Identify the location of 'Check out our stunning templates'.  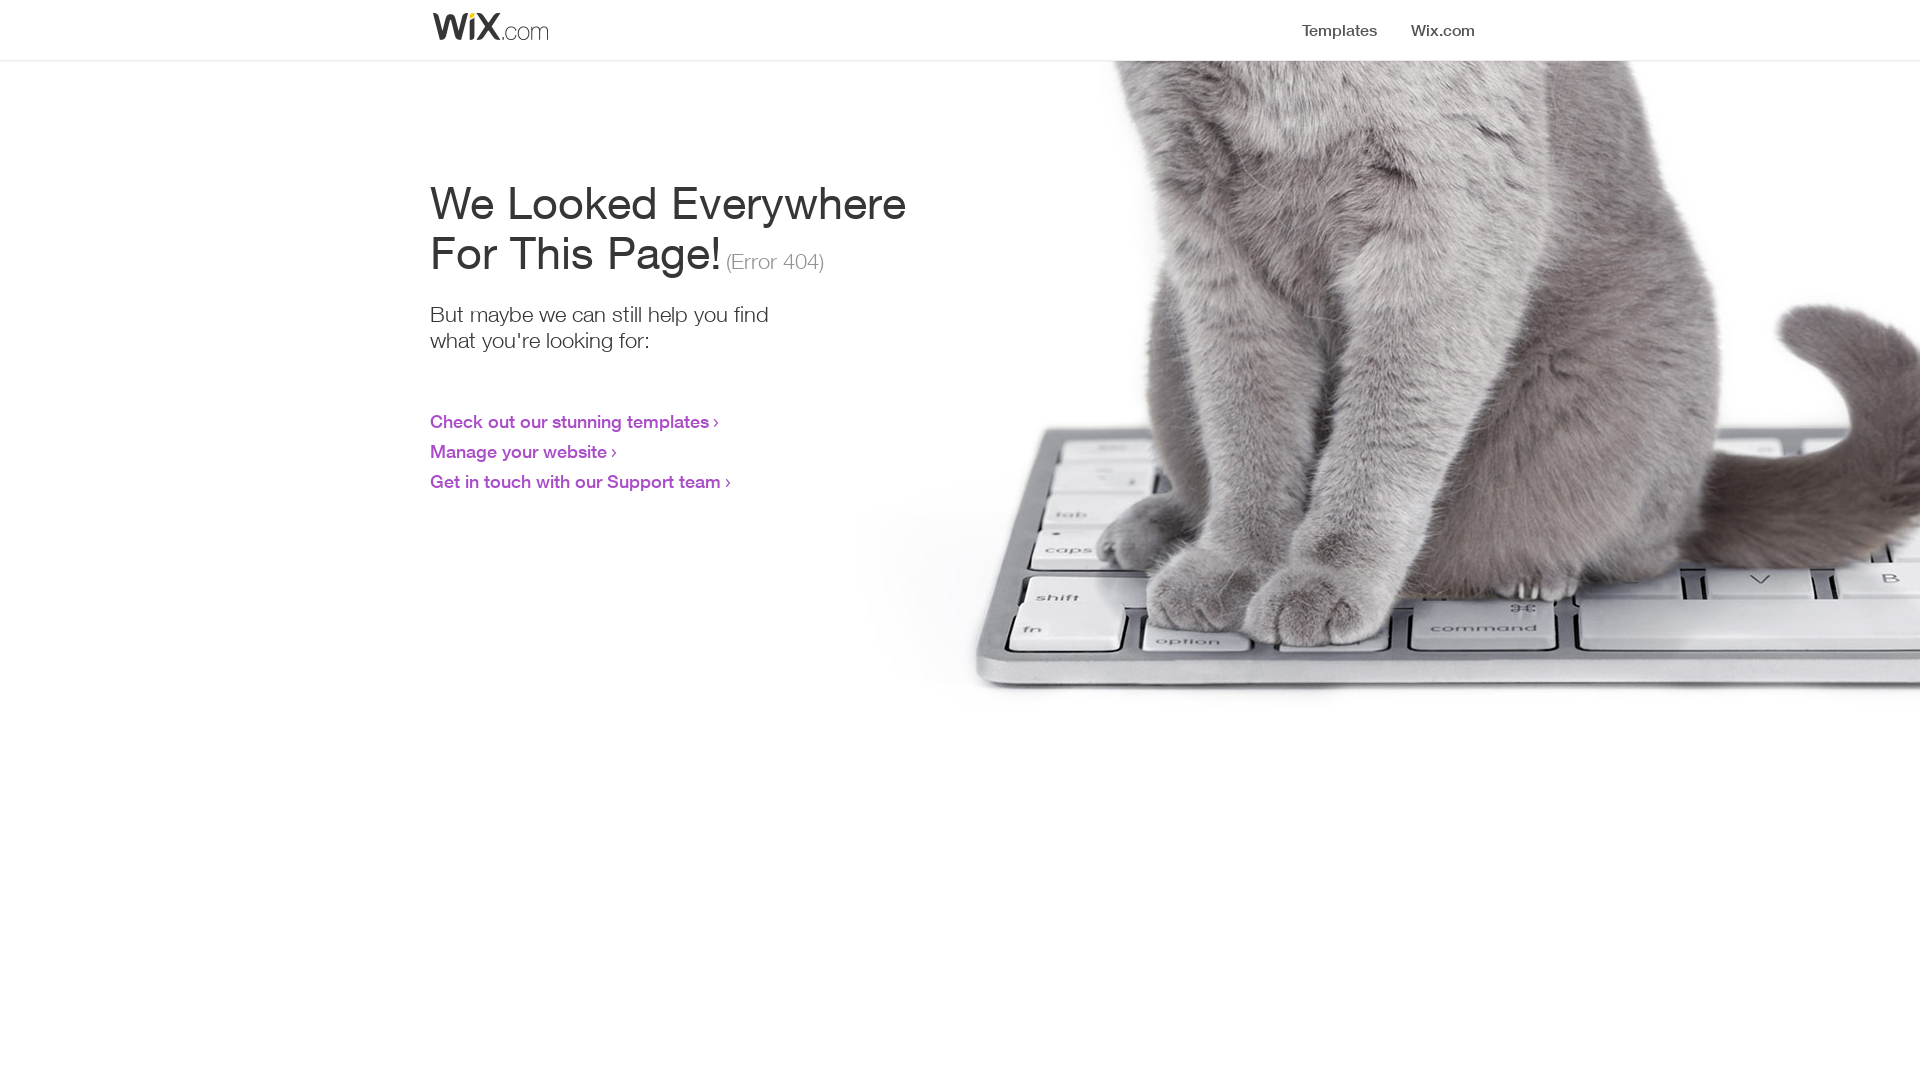
(568, 419).